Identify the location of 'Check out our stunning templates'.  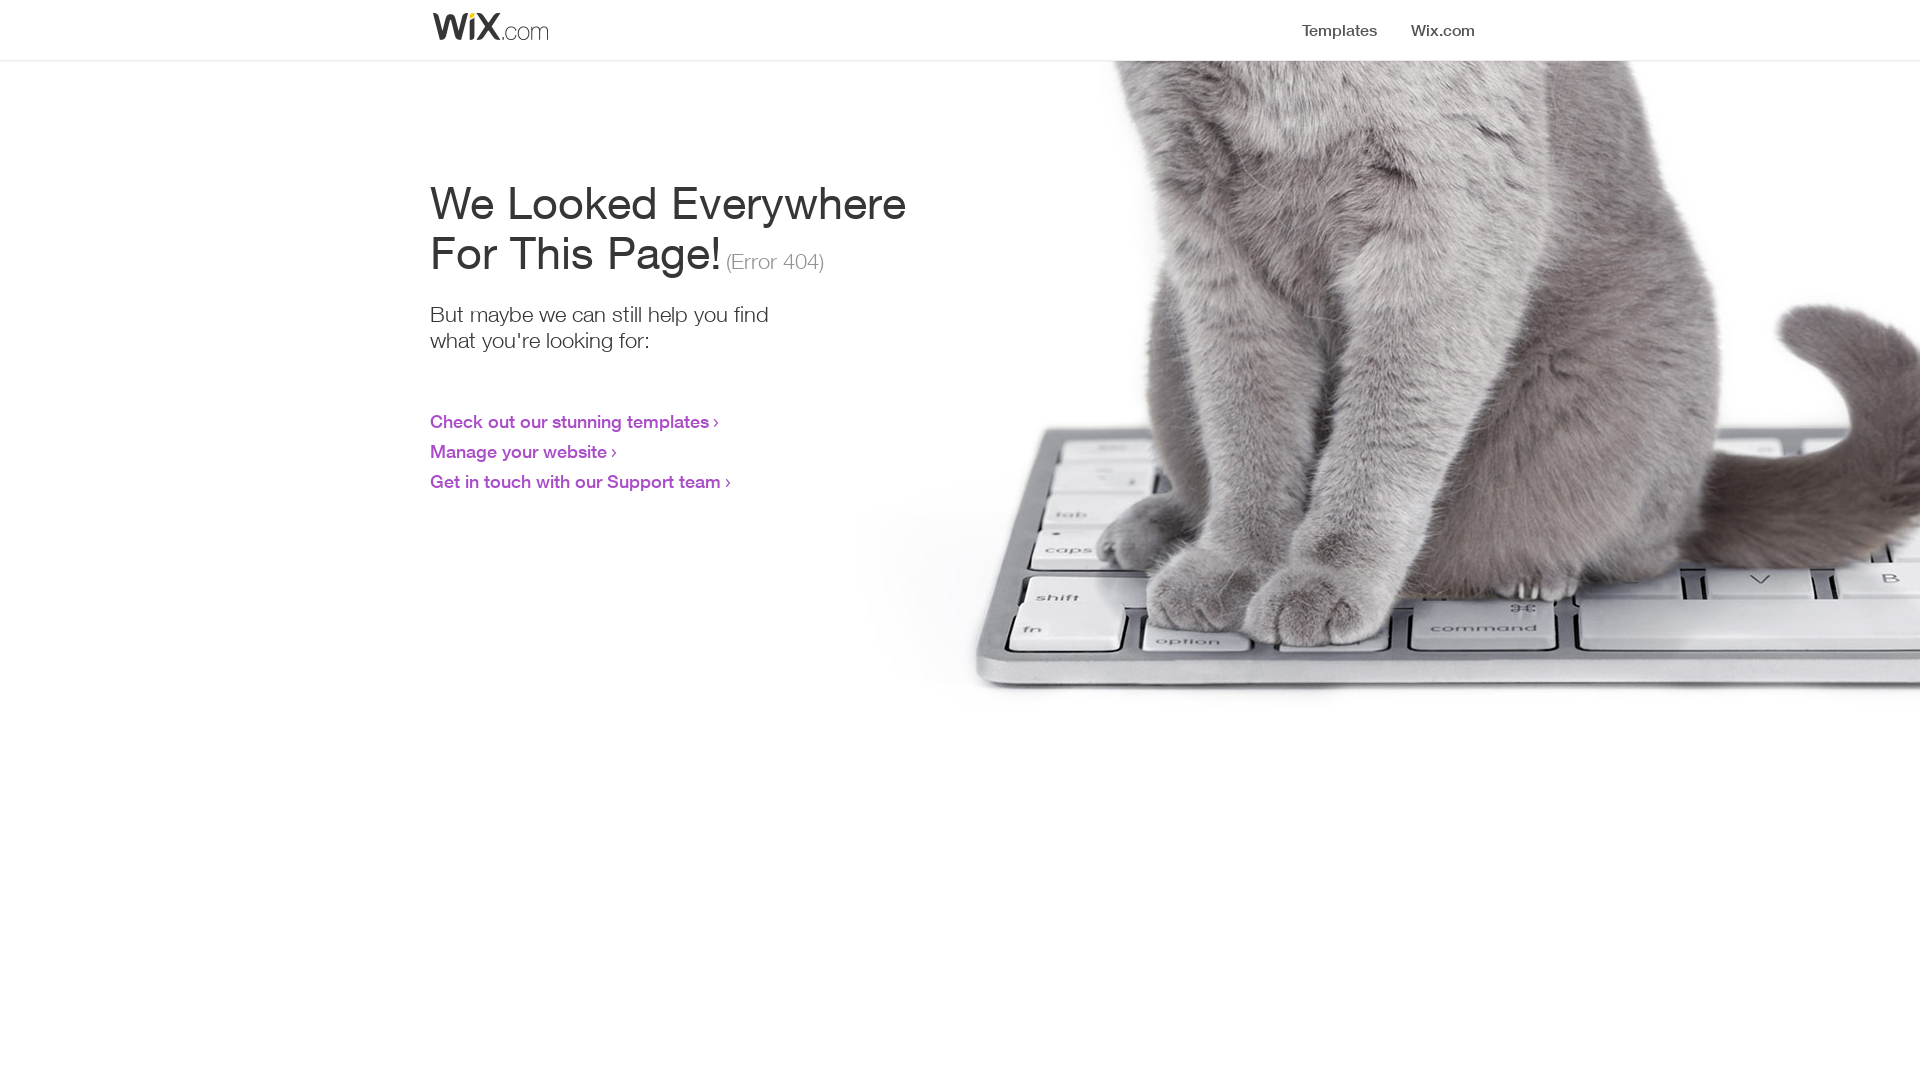
(568, 419).